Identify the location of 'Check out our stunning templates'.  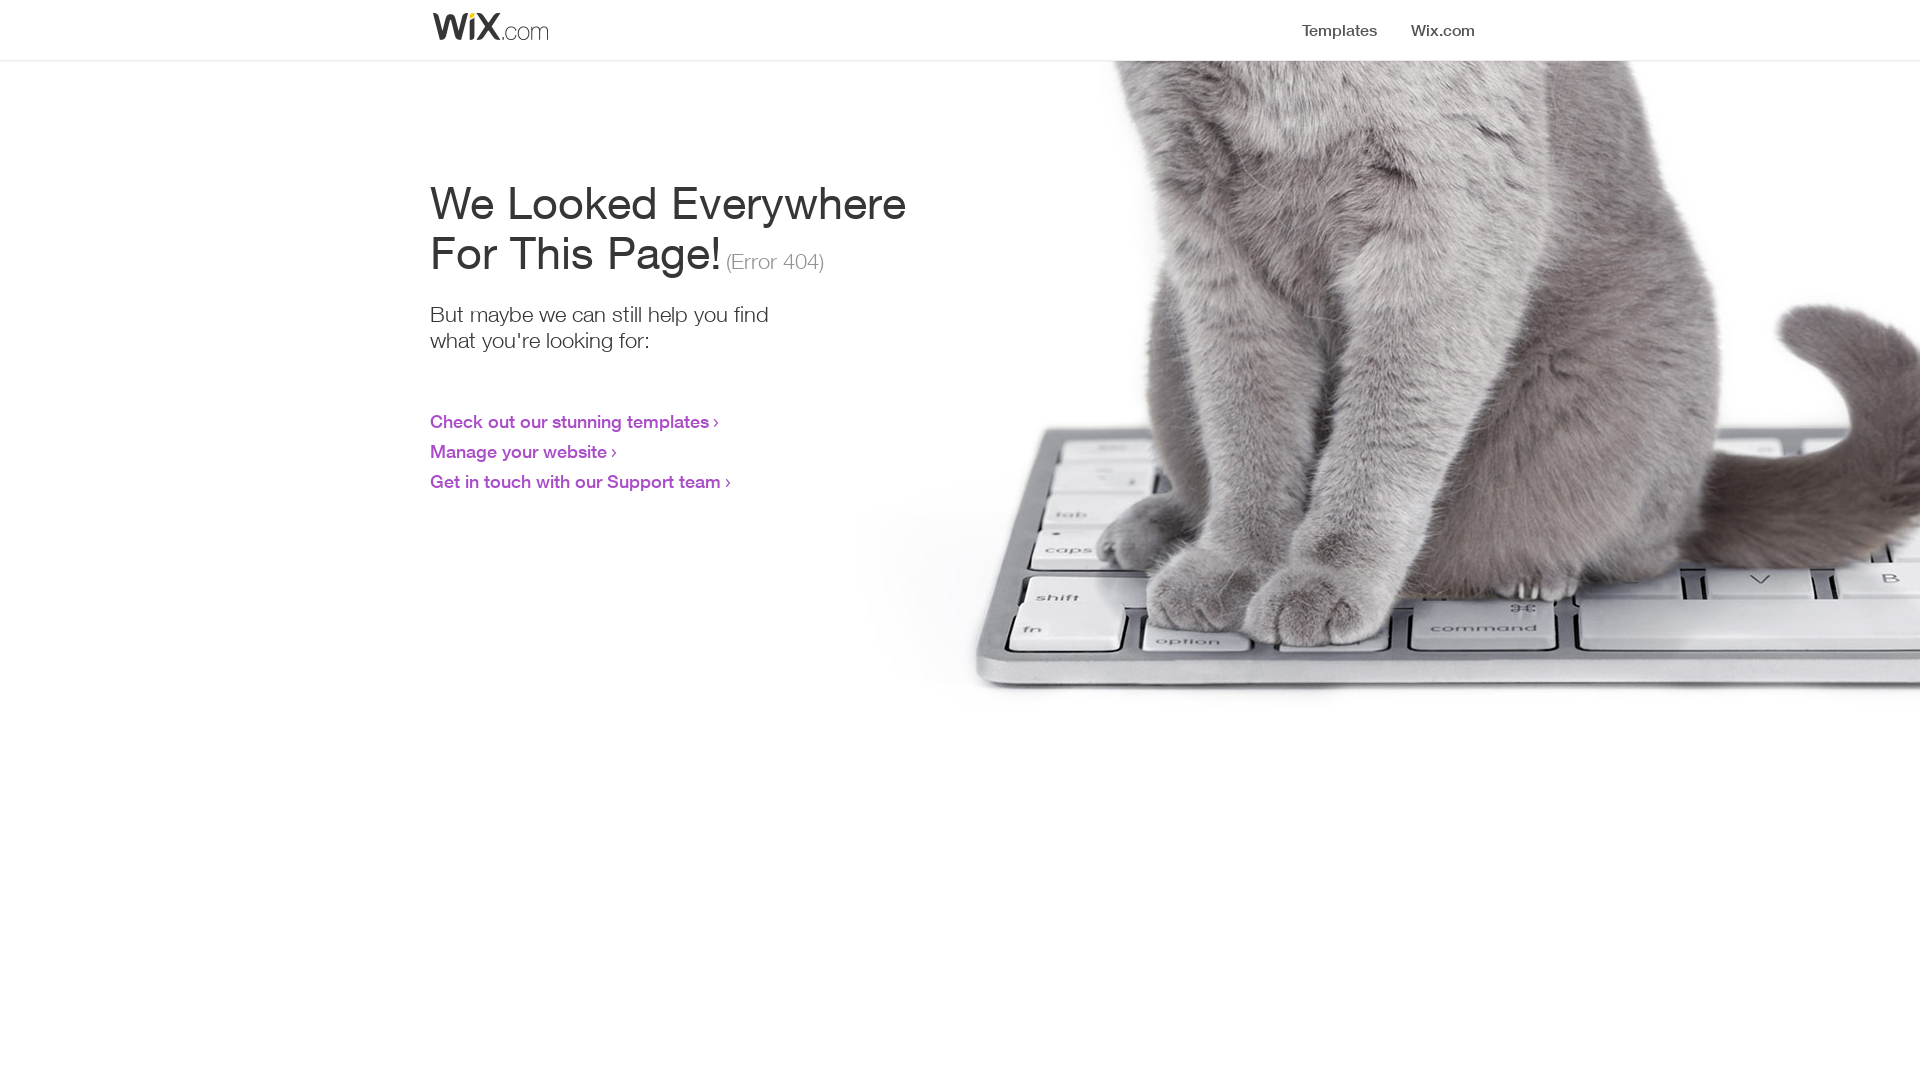
(568, 419).